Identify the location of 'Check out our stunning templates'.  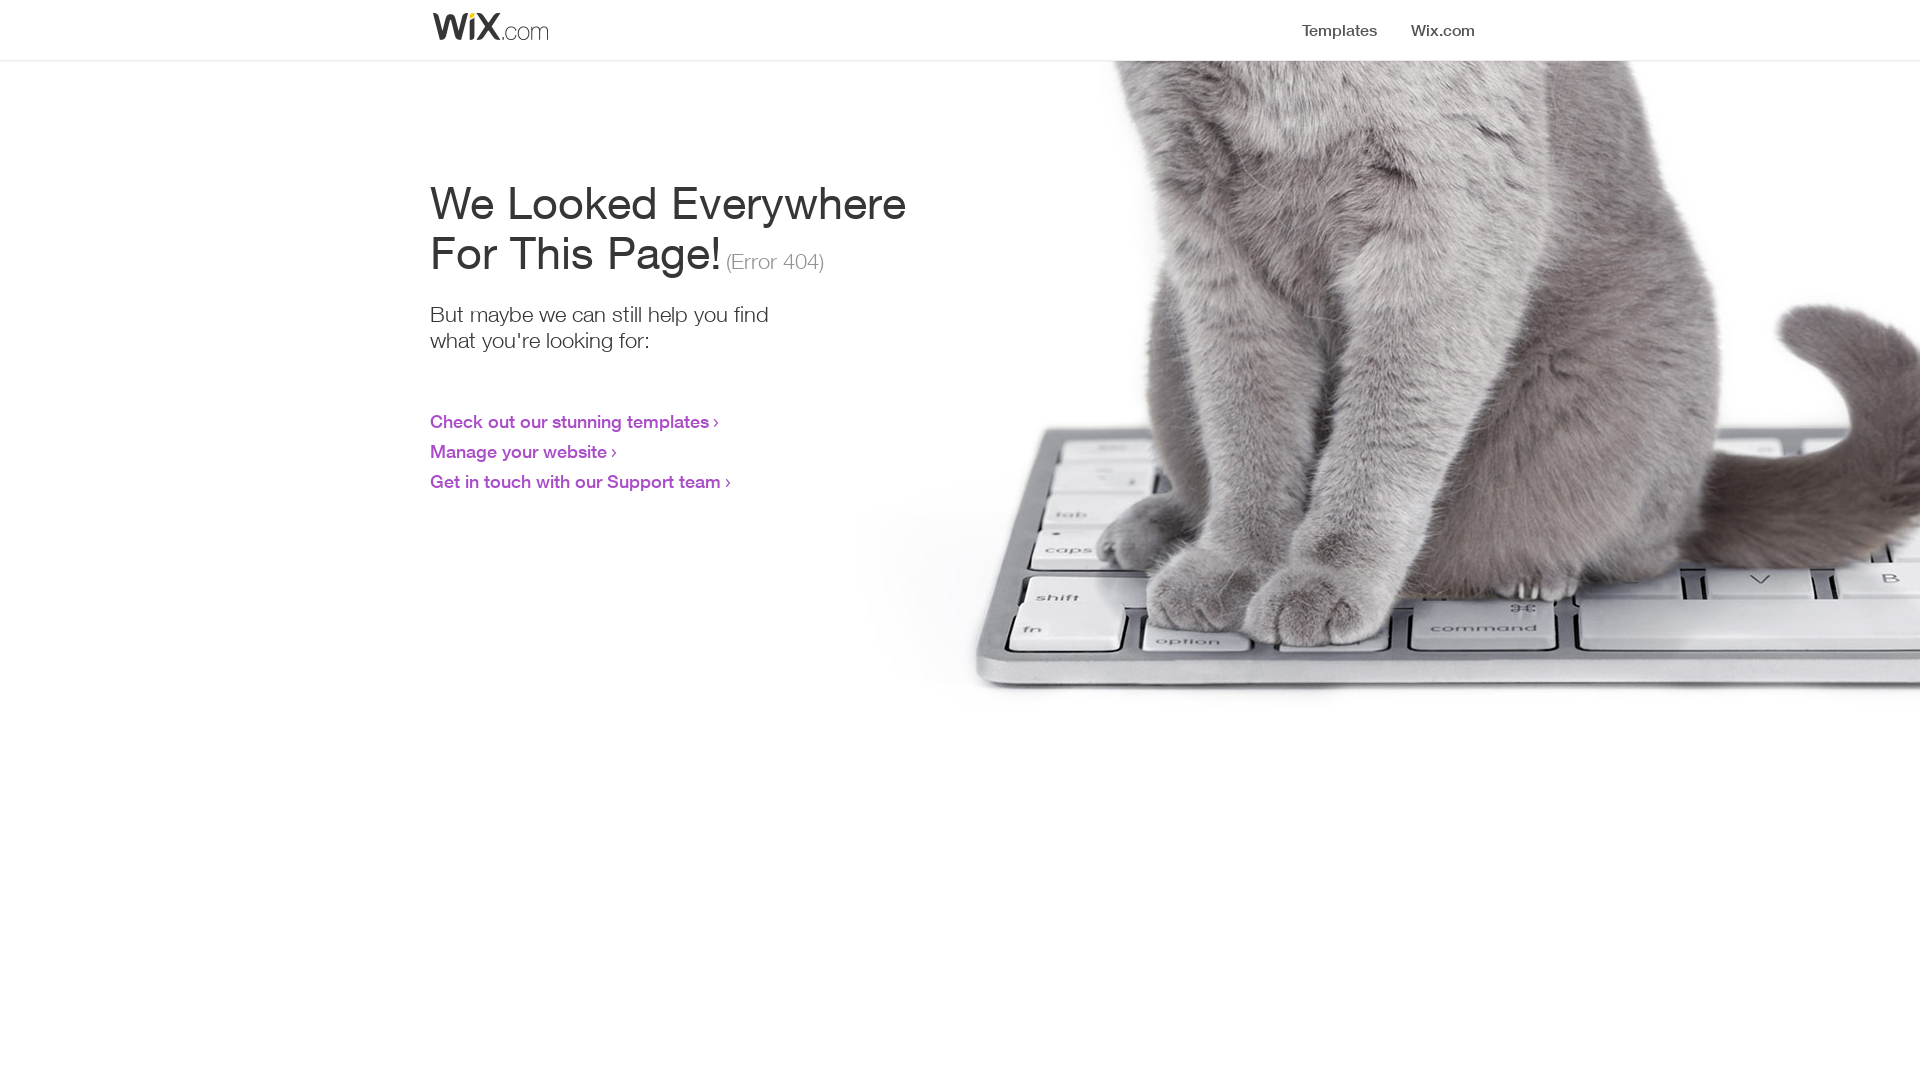
(568, 419).